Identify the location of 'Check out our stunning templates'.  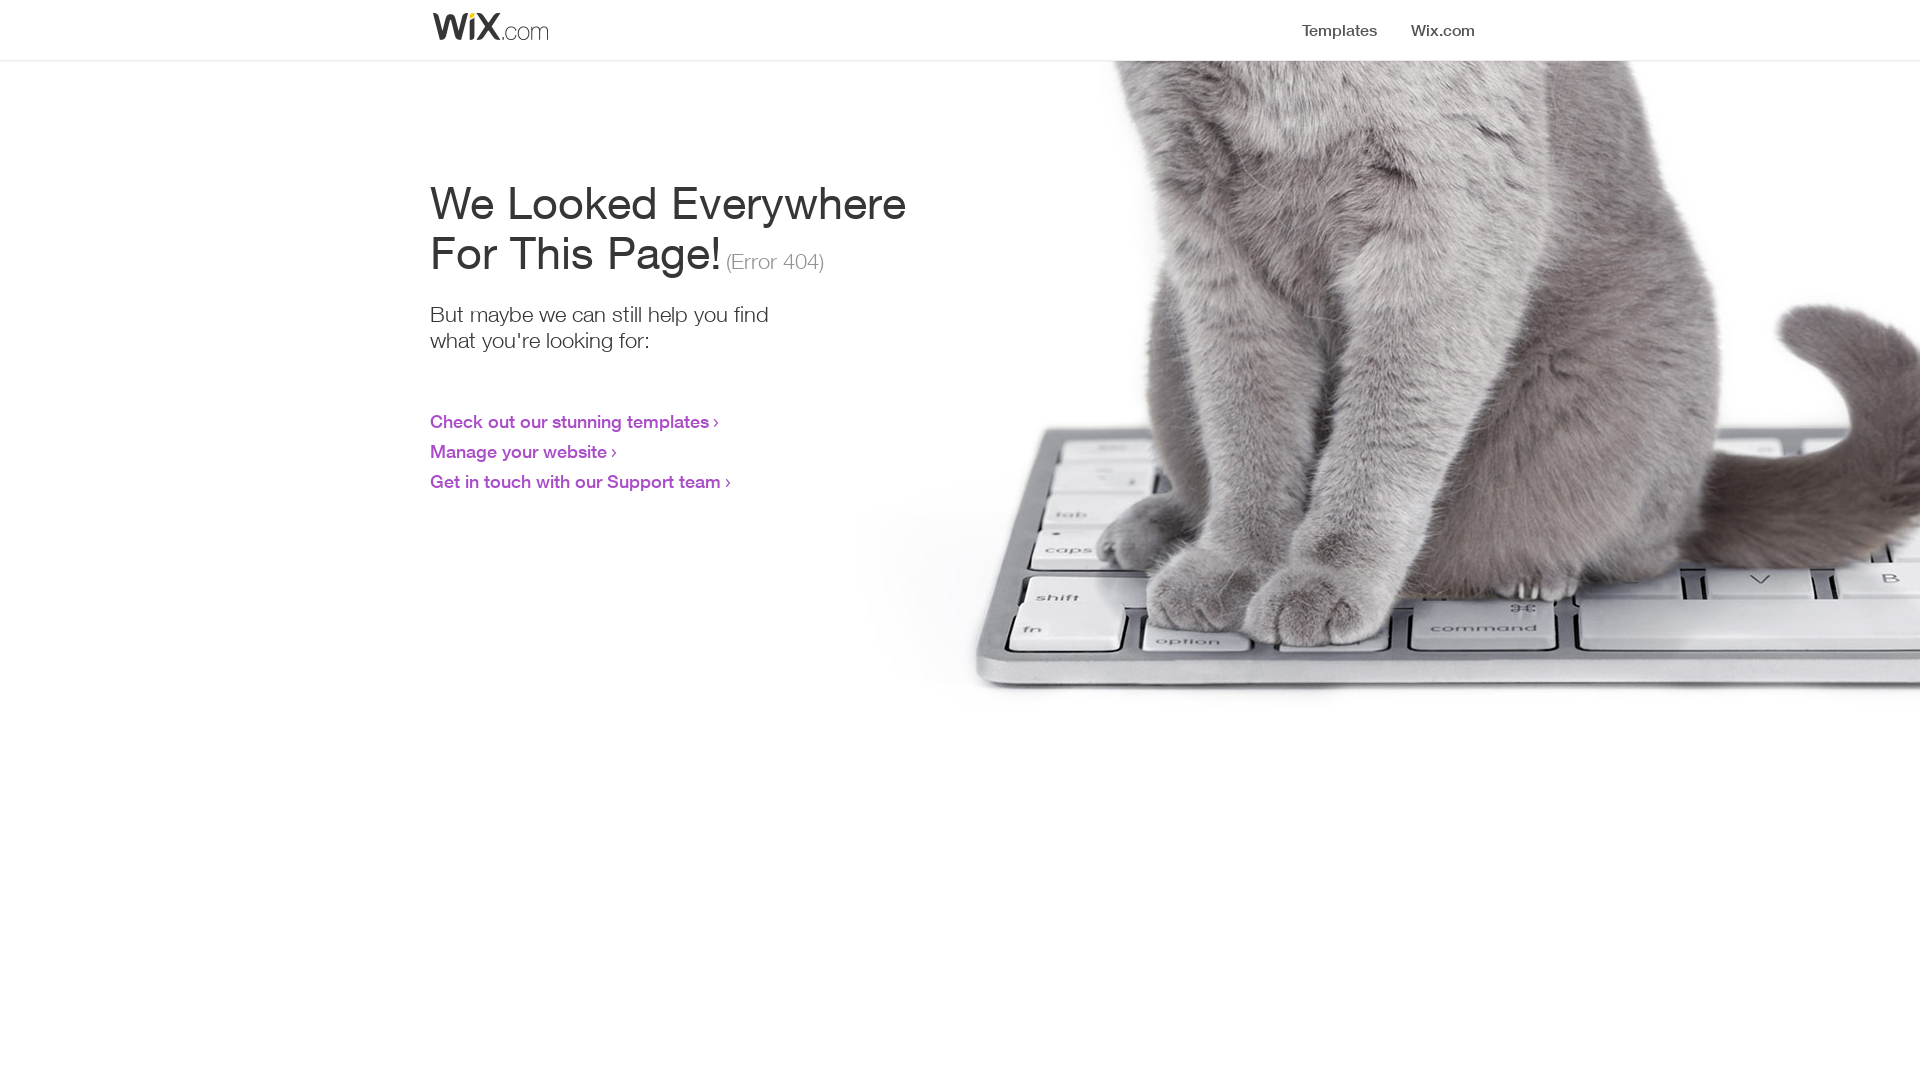
(568, 419).